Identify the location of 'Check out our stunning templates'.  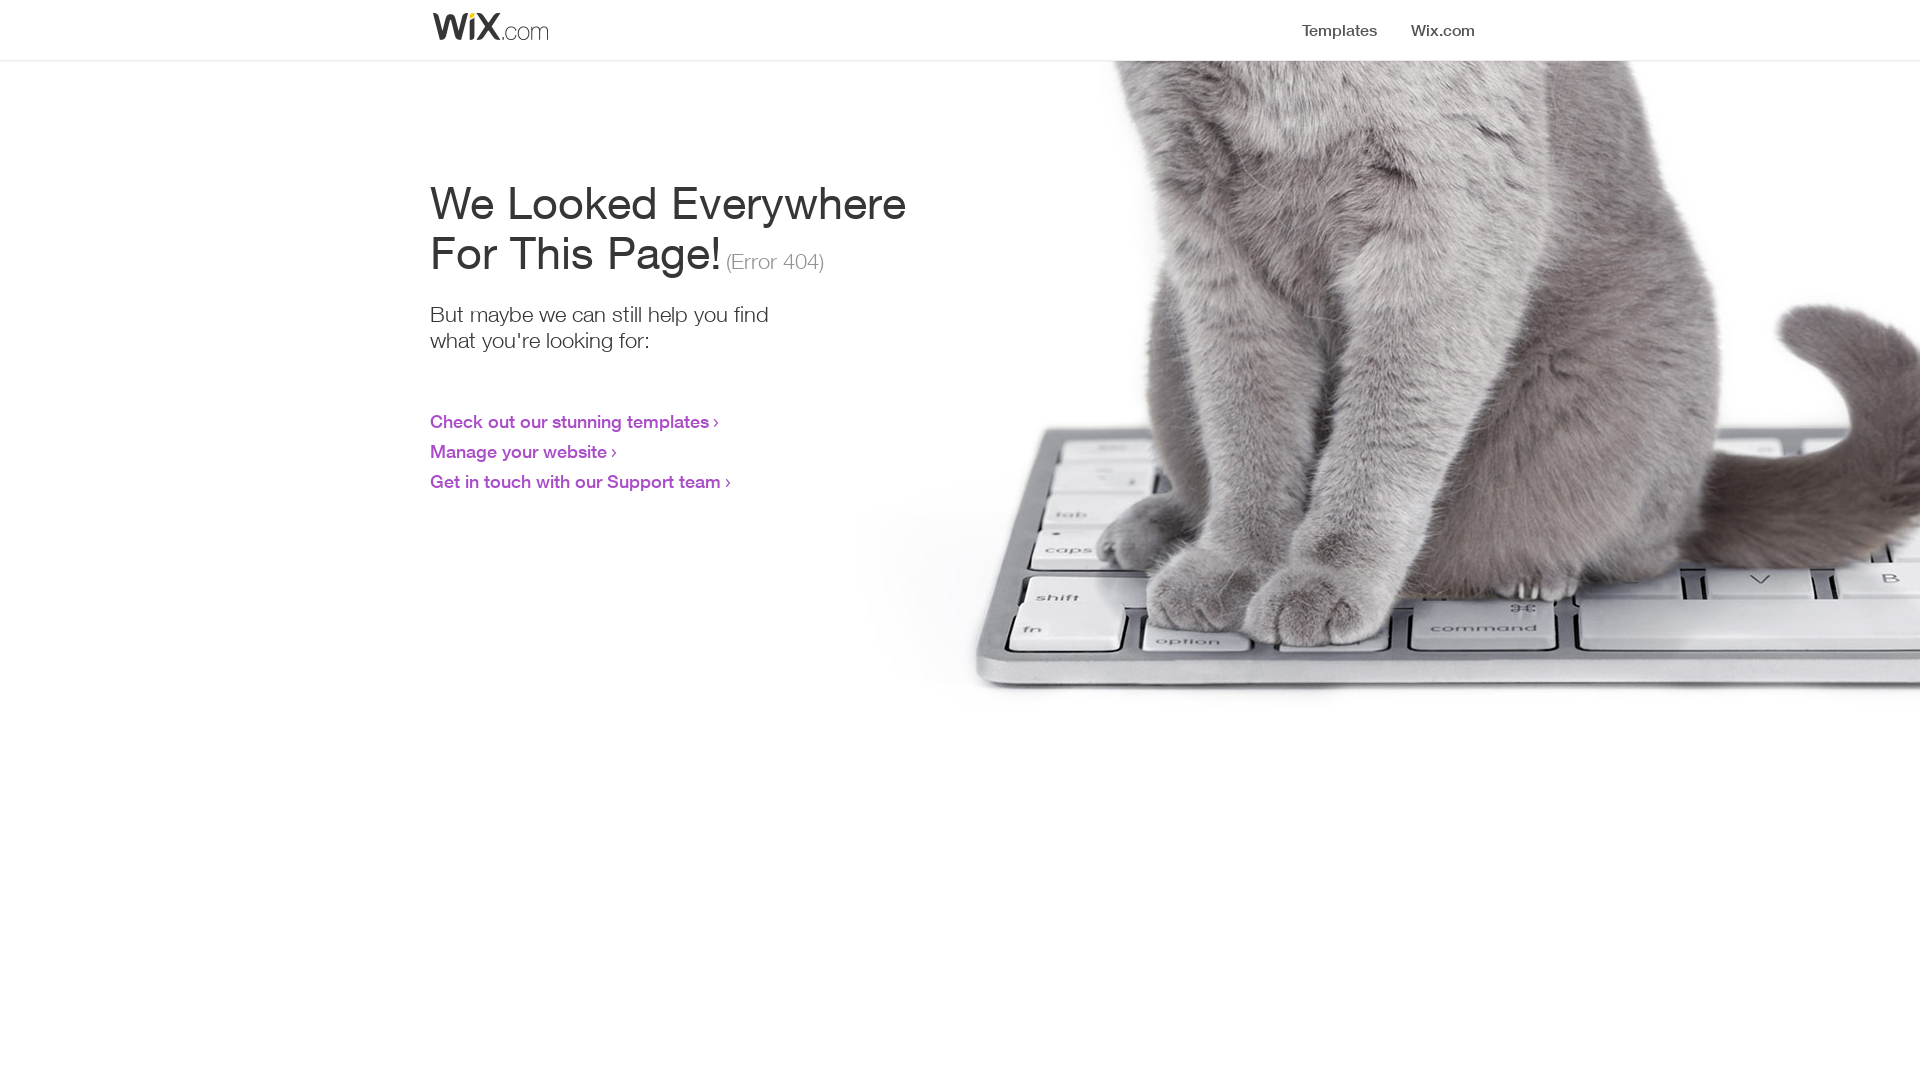
(568, 419).